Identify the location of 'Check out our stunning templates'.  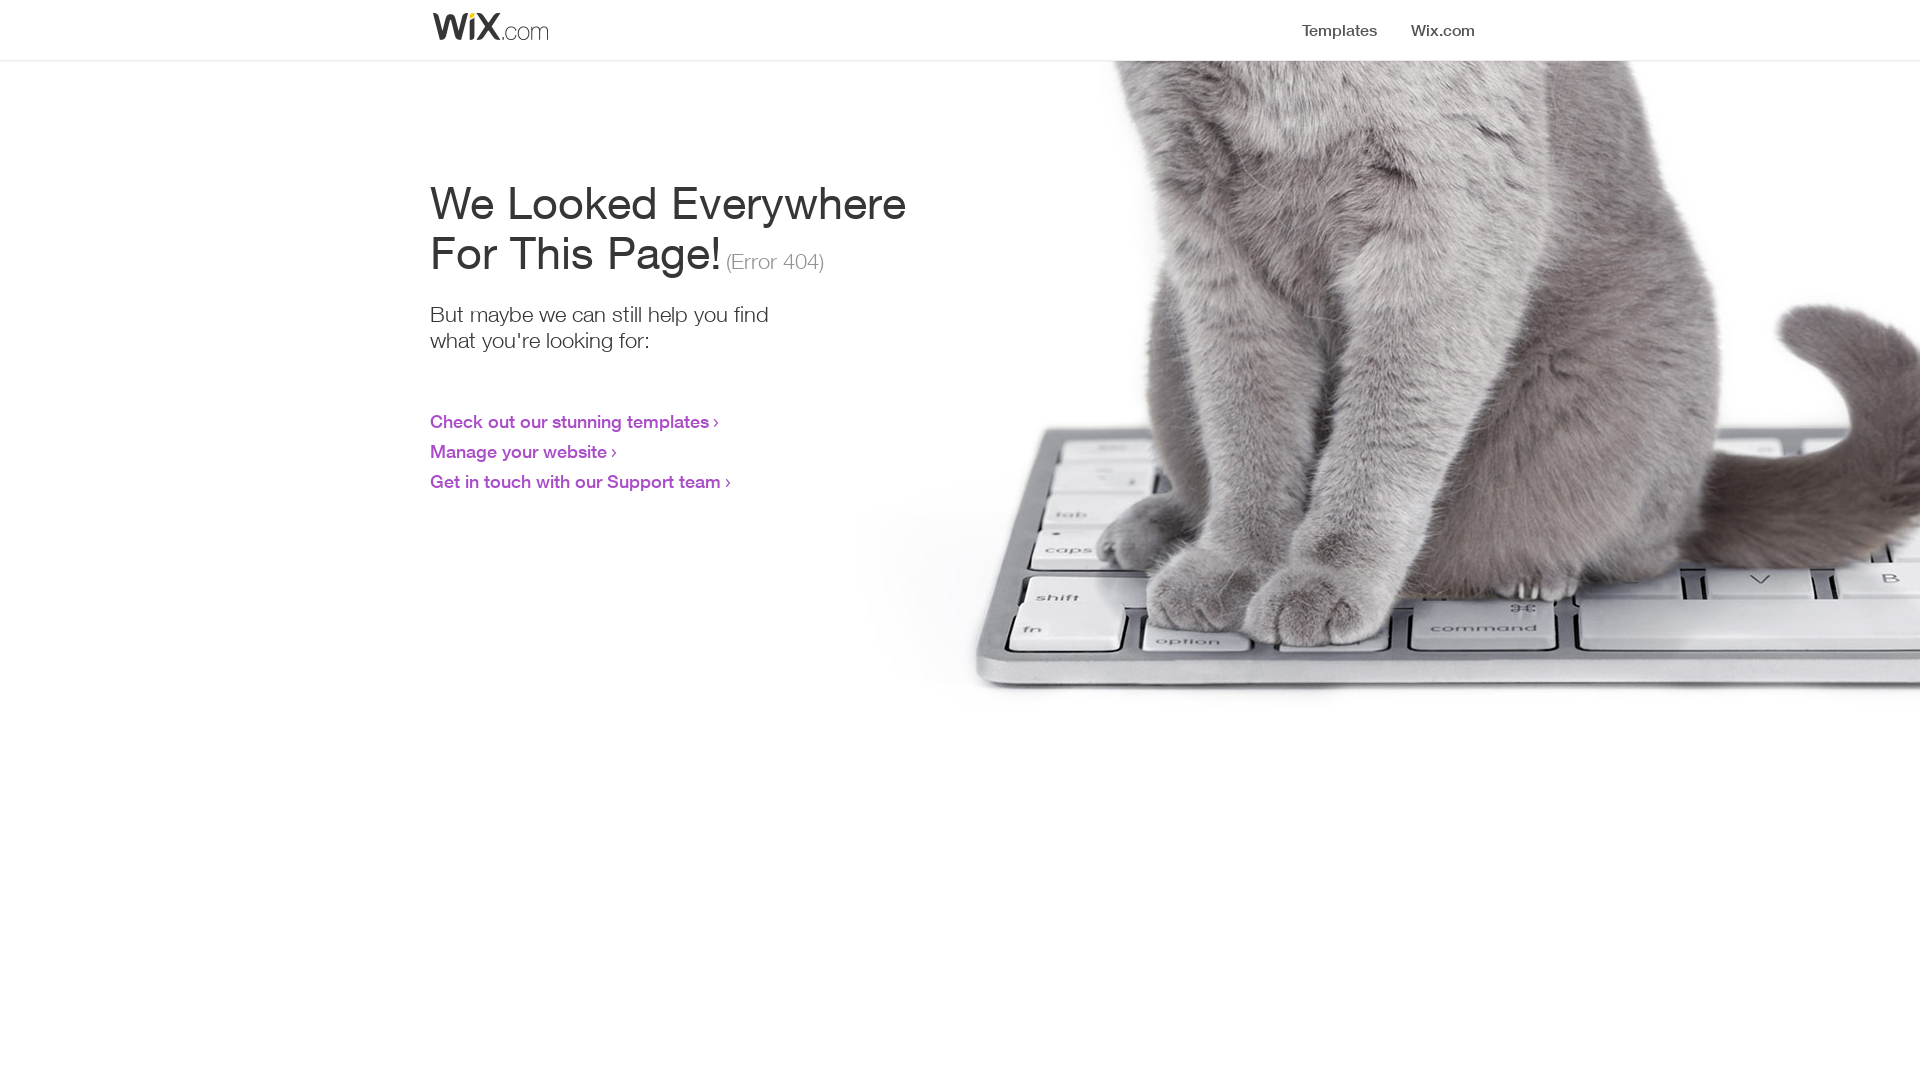
(568, 419).